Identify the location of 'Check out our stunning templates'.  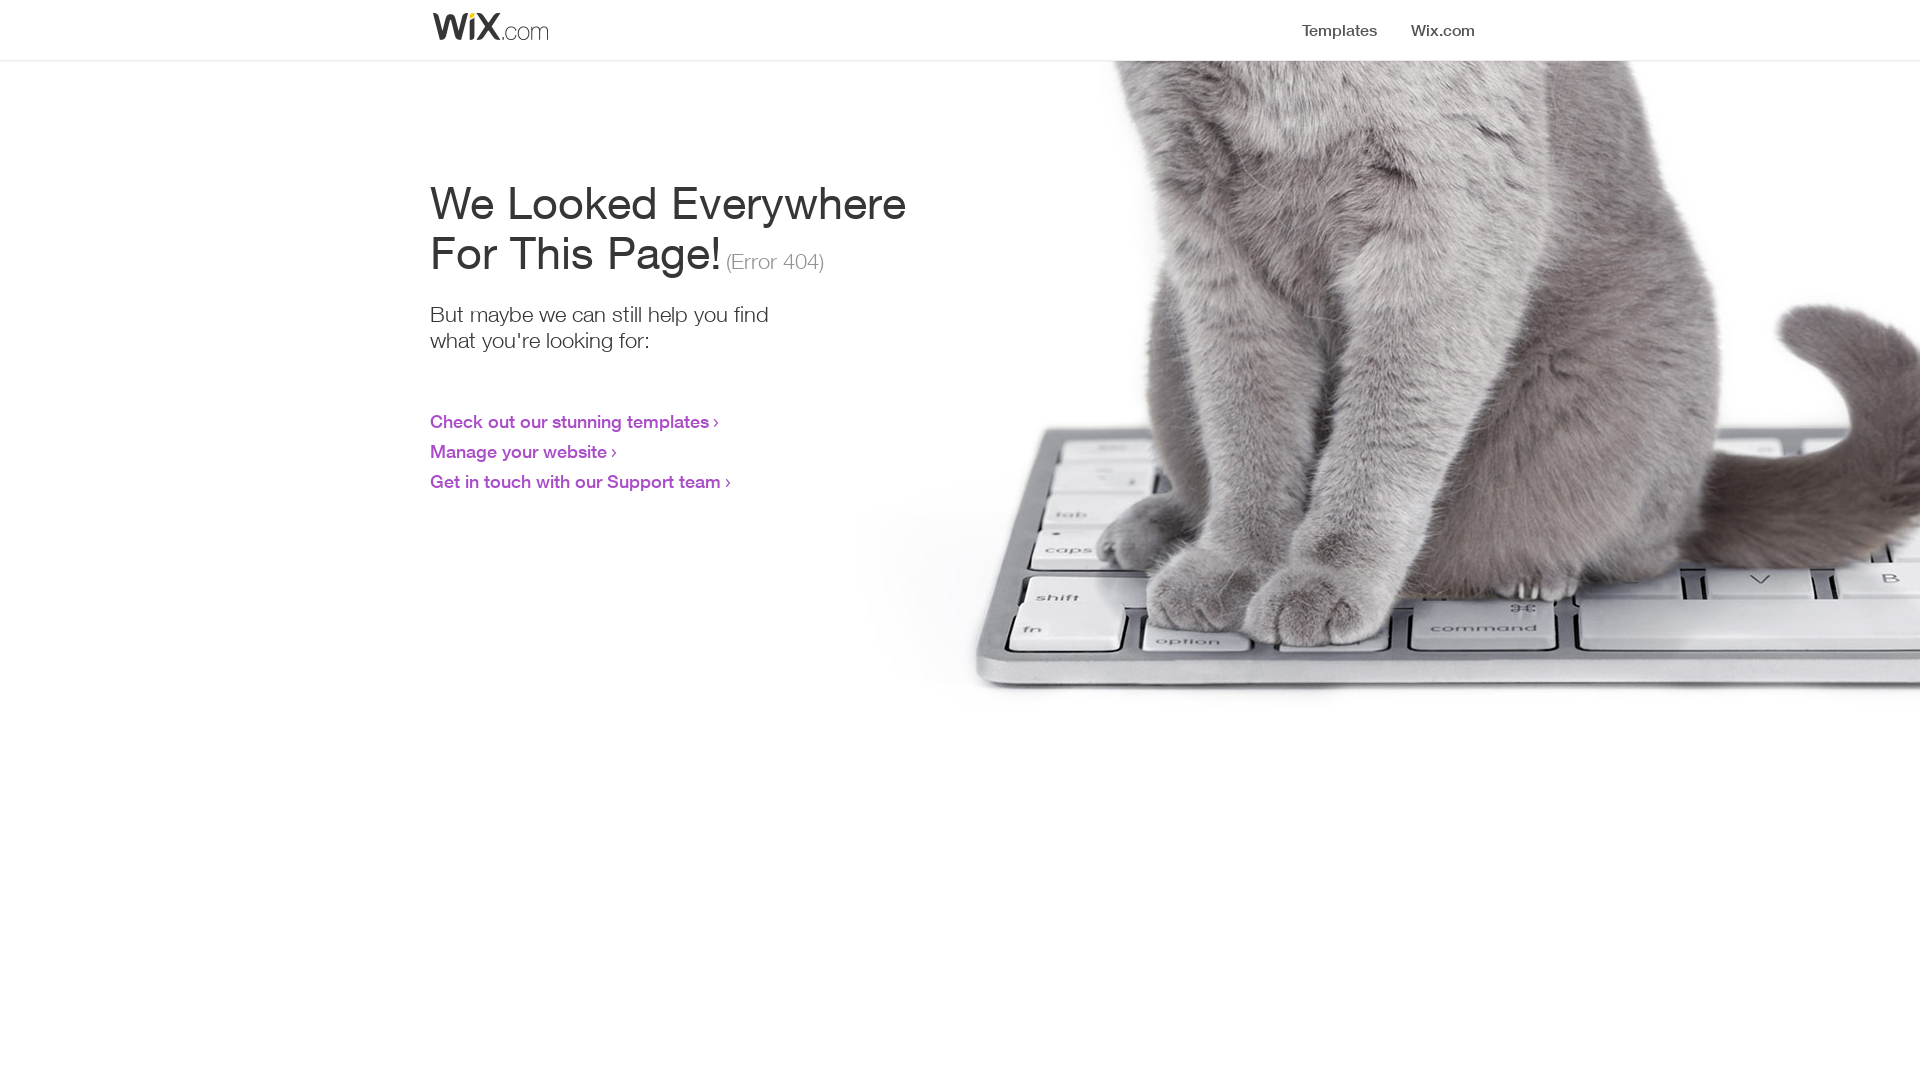
(568, 419).